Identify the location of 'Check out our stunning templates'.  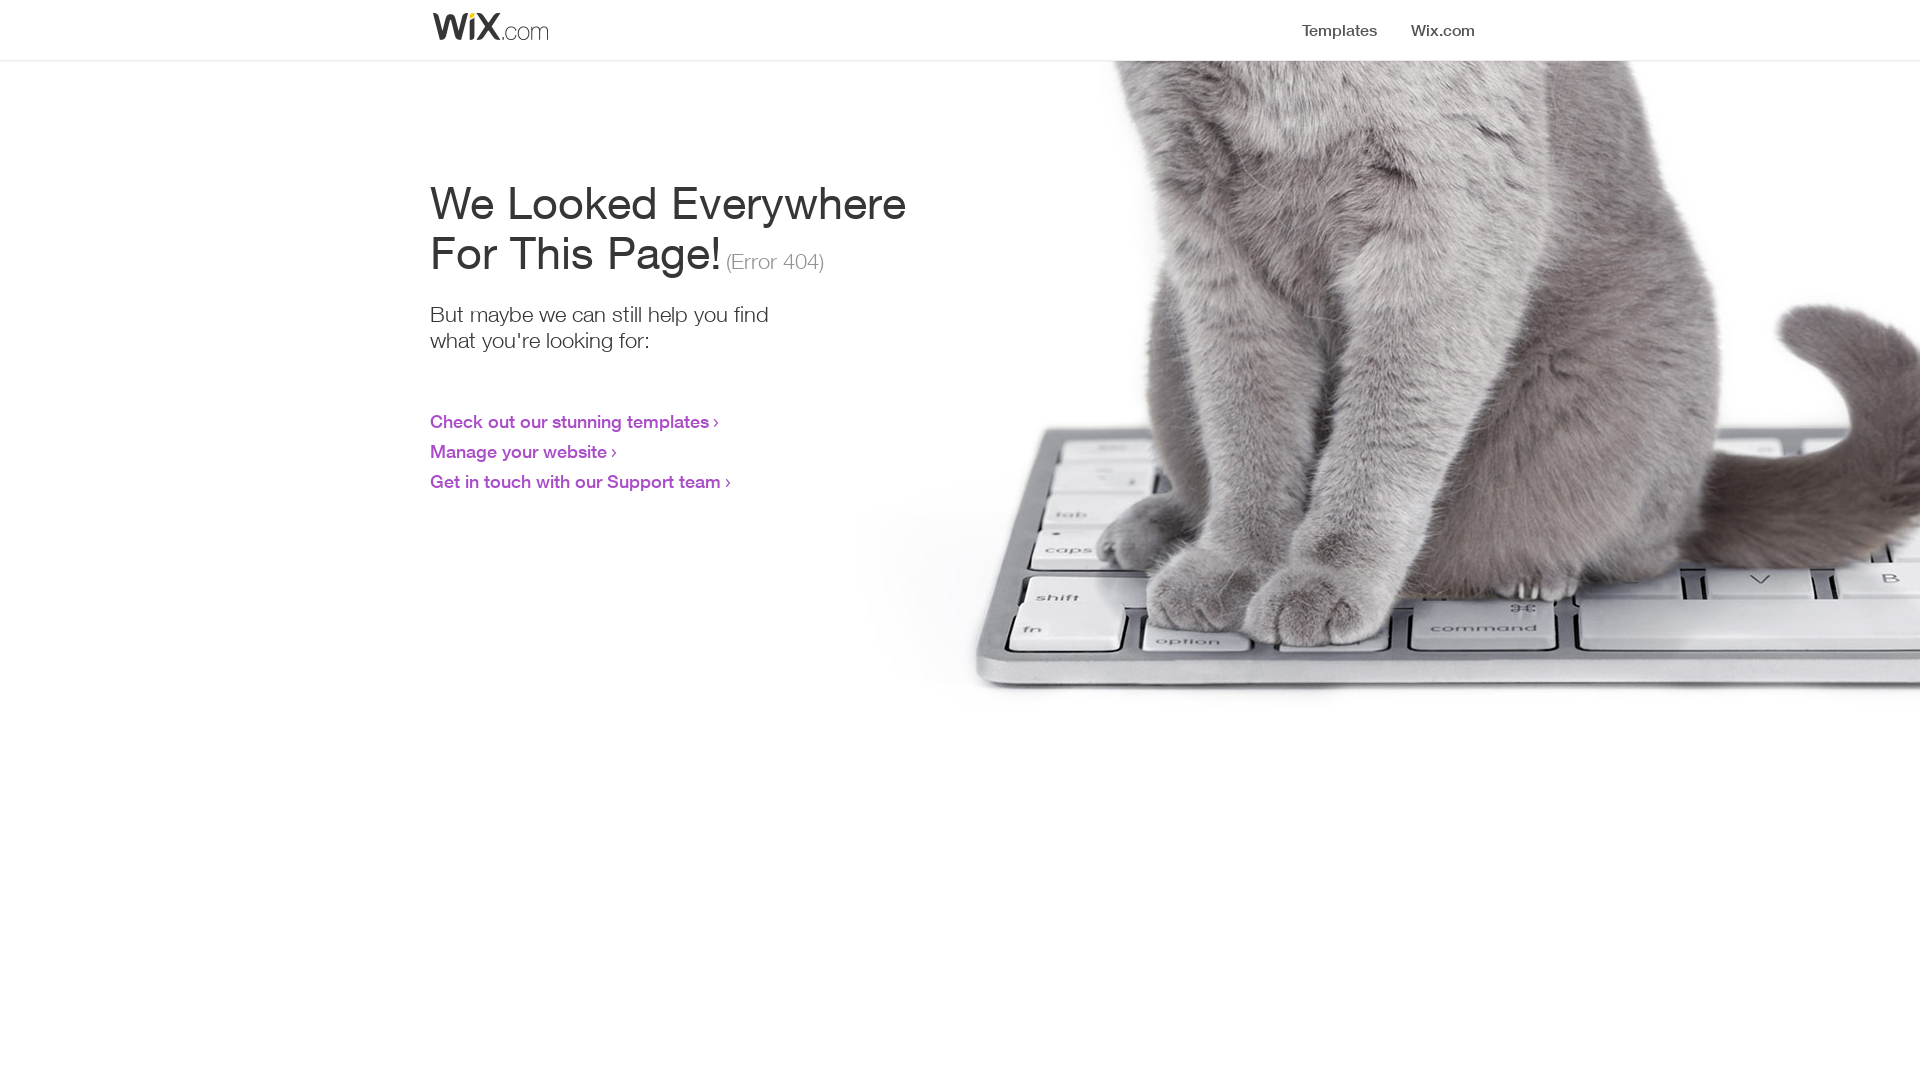
(568, 419).